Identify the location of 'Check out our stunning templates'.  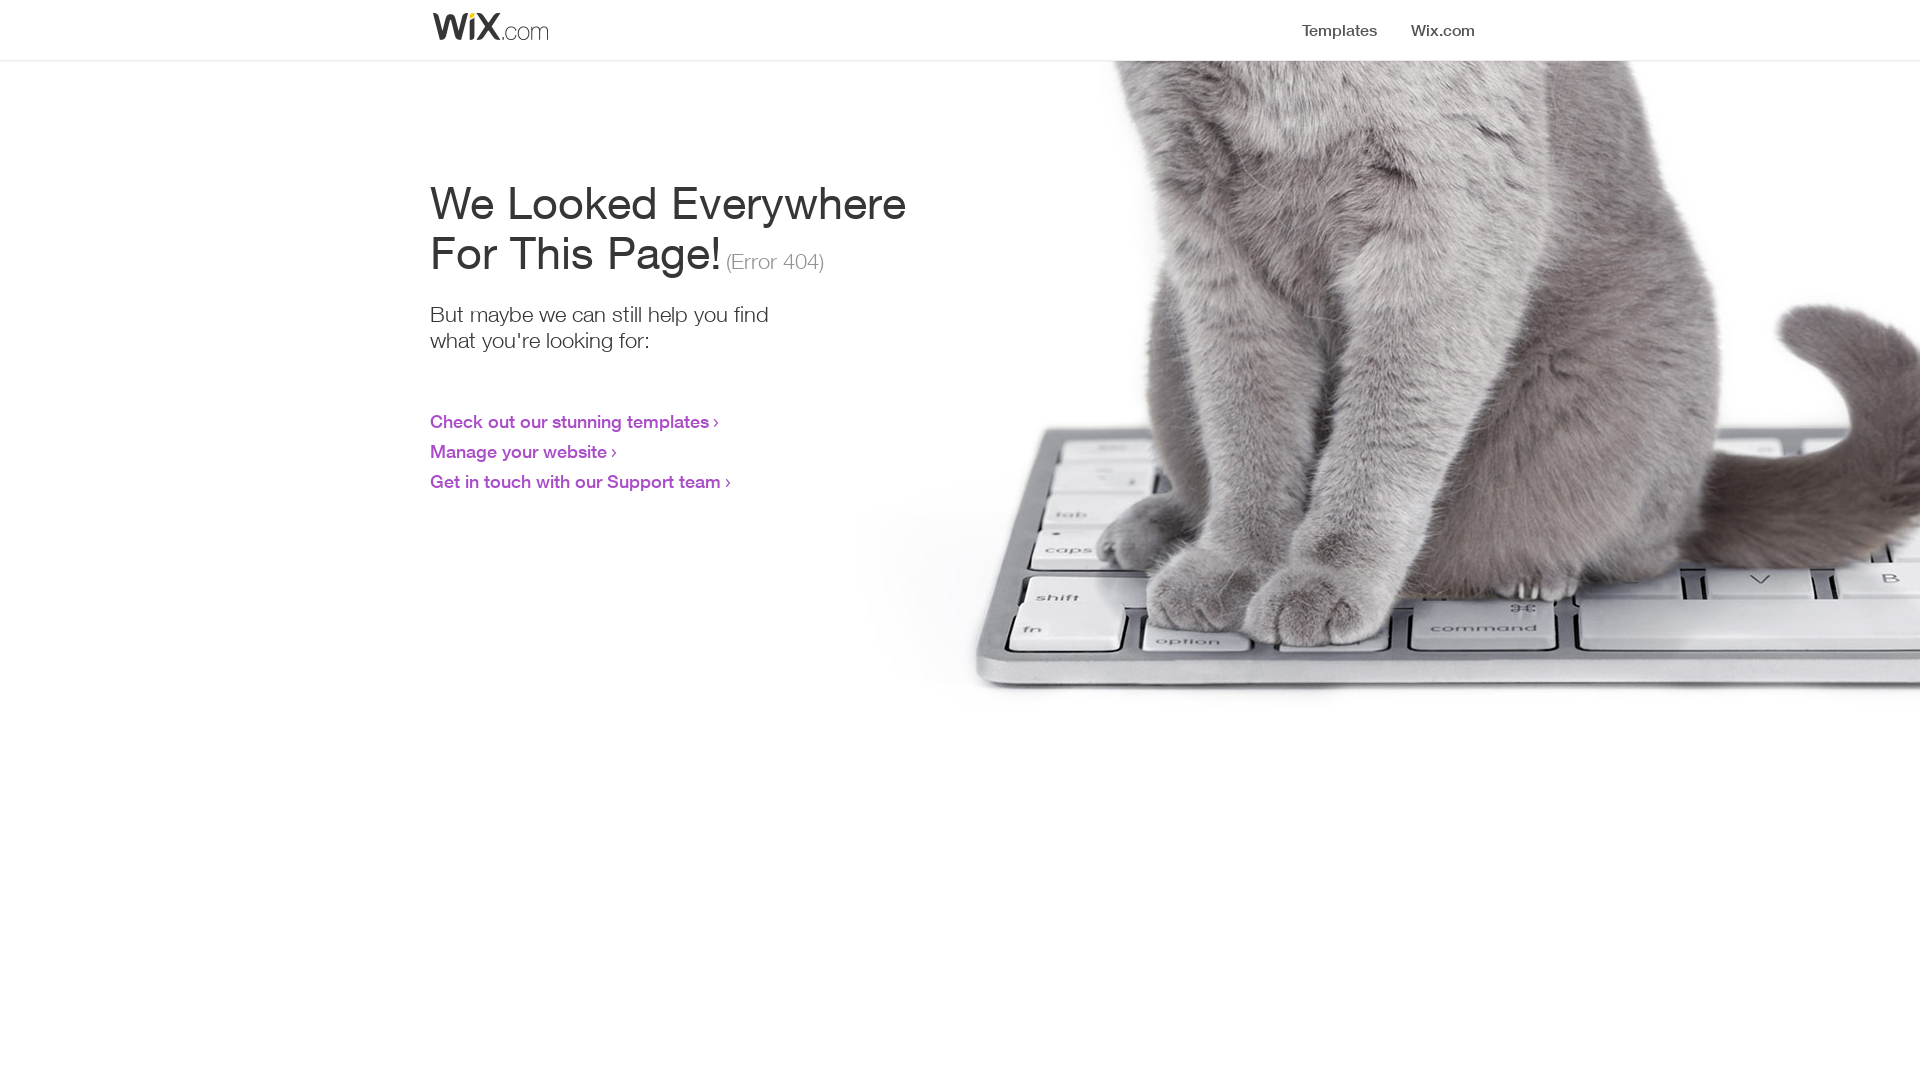
(568, 419).